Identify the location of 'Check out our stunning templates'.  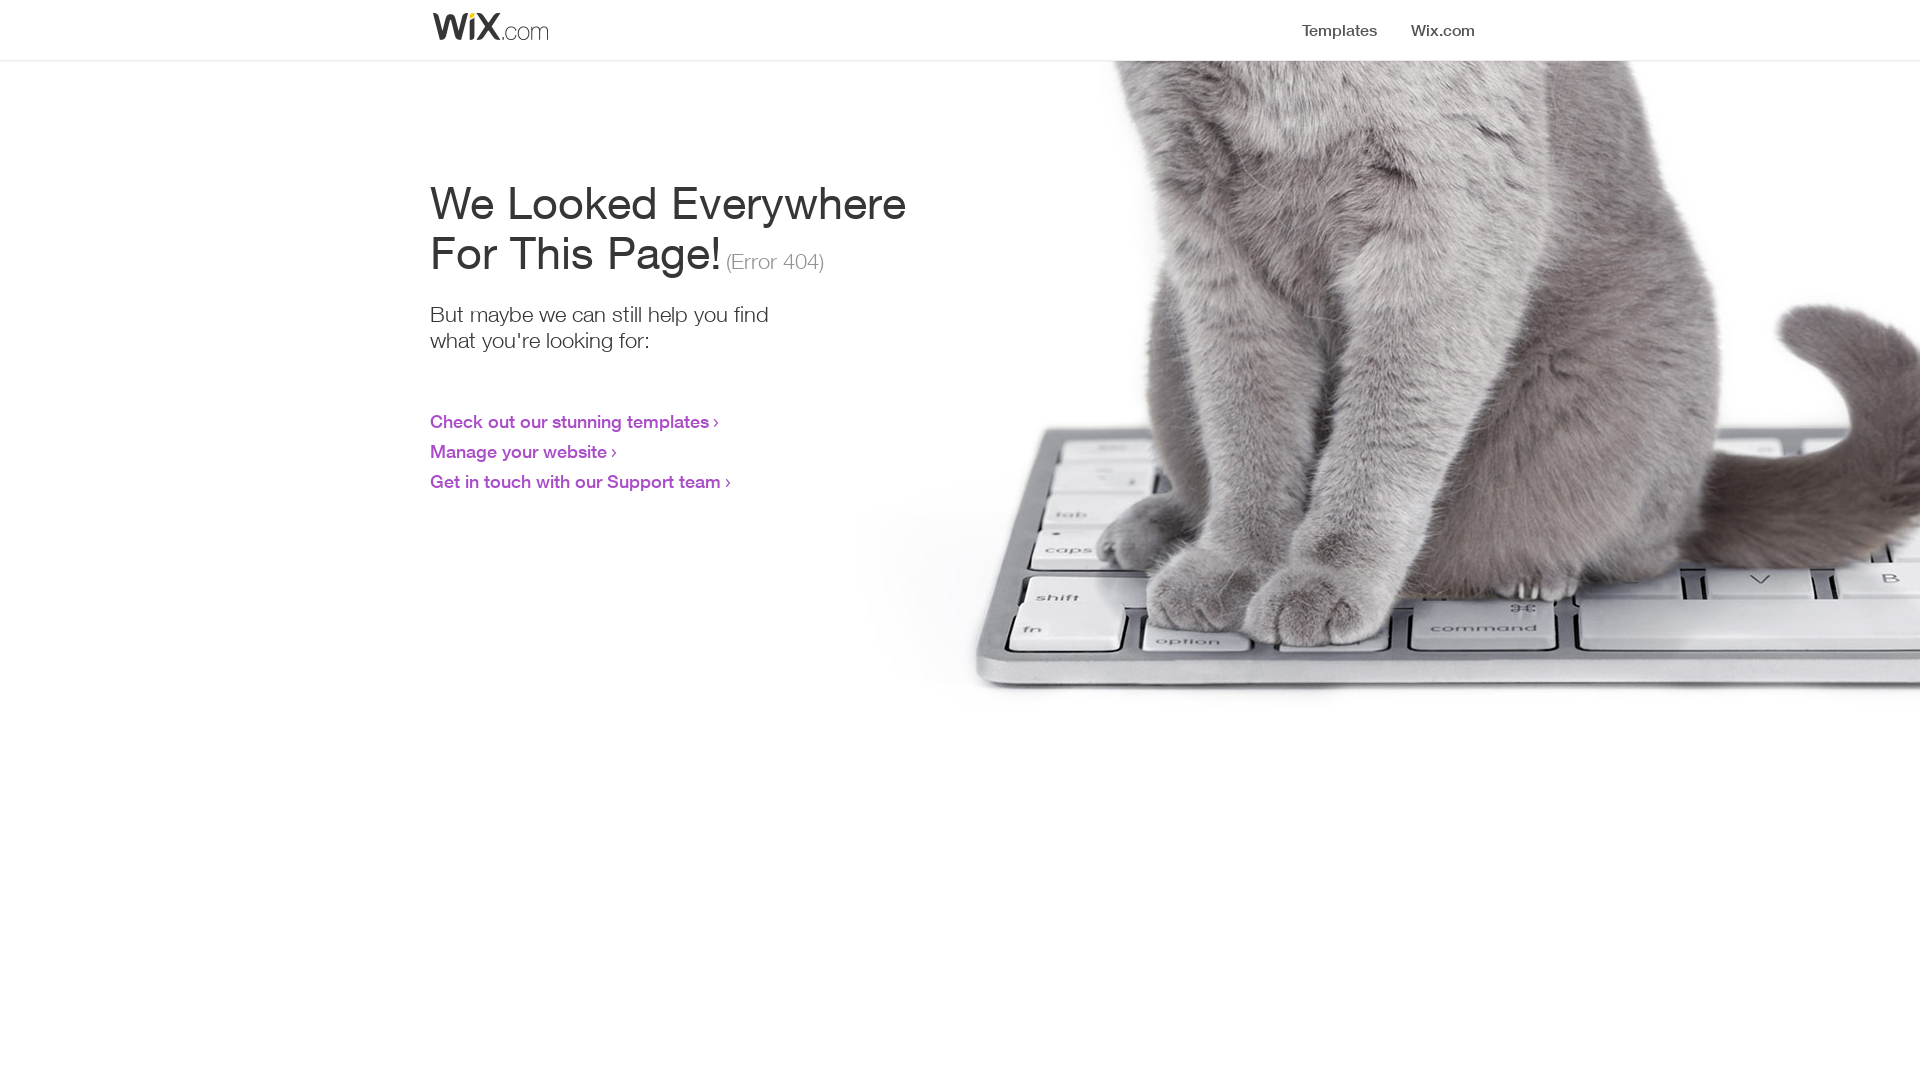
(568, 419).